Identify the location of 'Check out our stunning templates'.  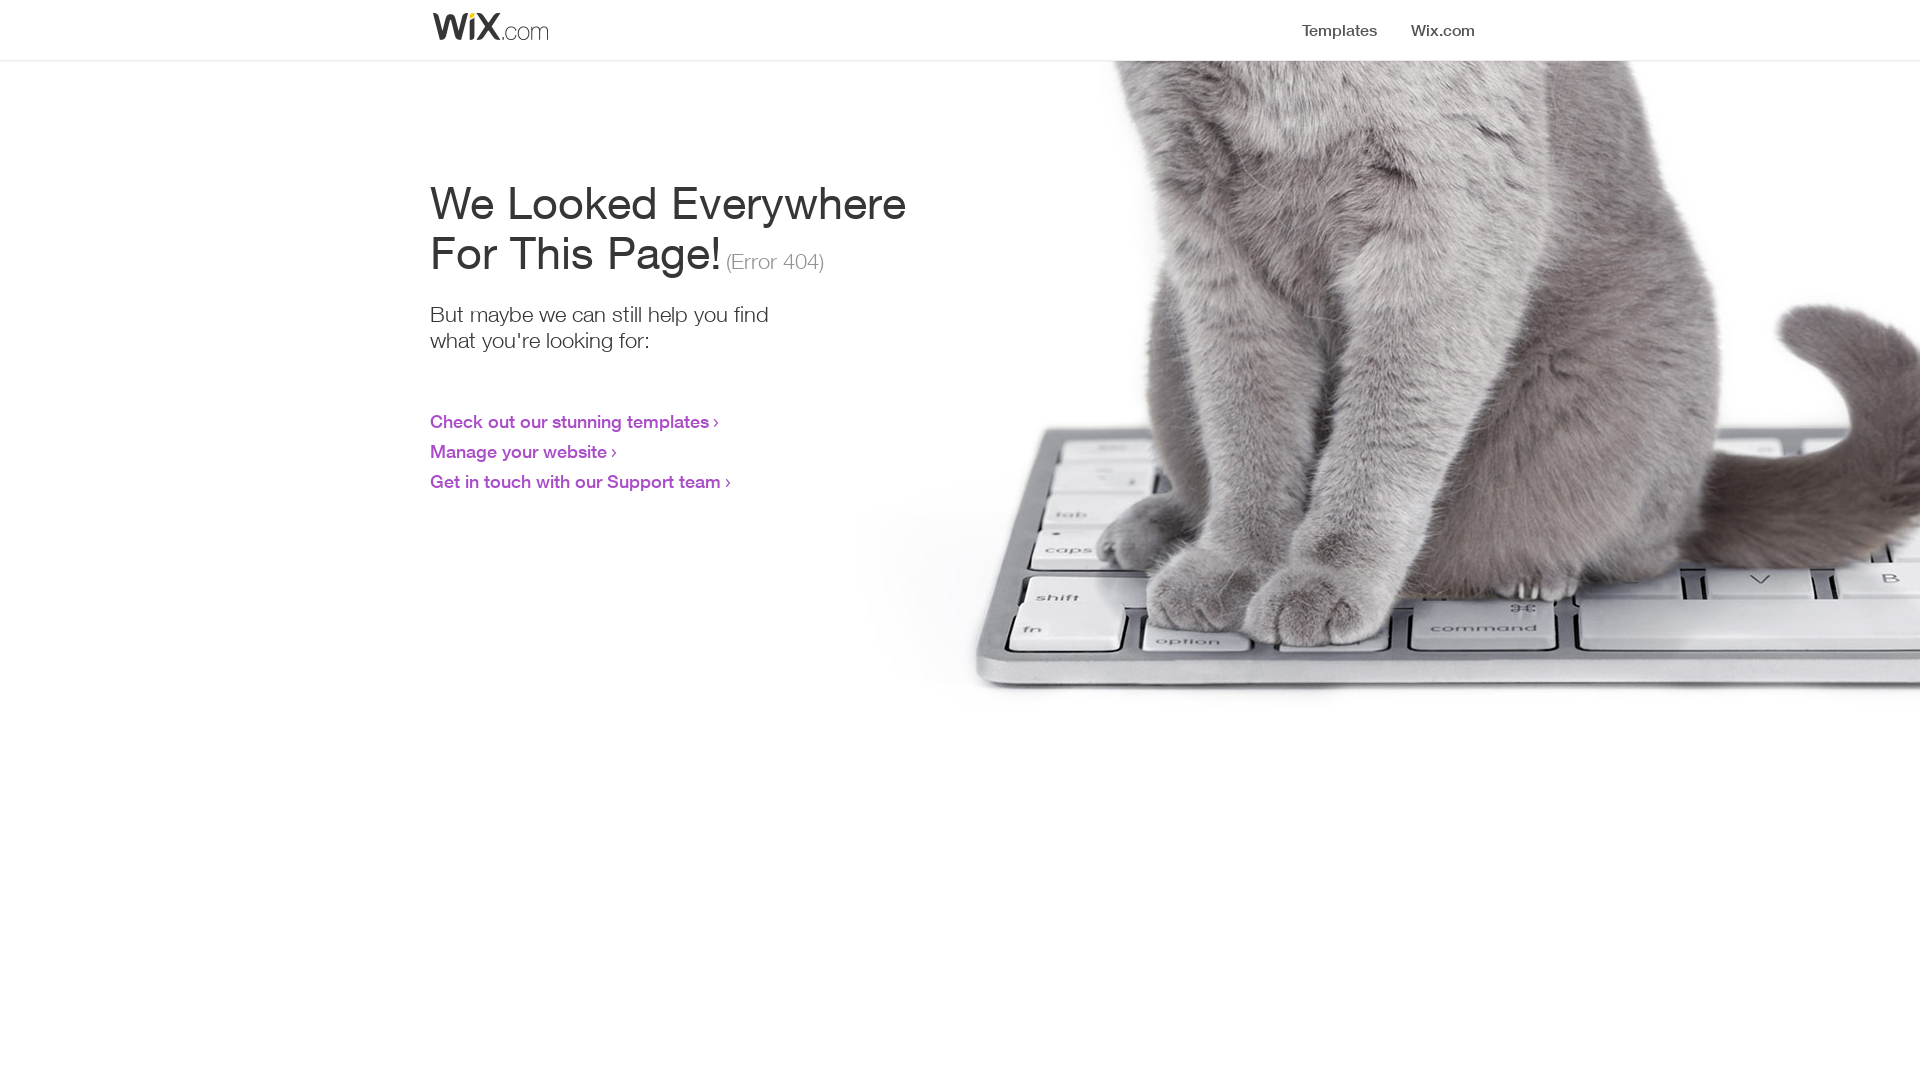
(568, 419).